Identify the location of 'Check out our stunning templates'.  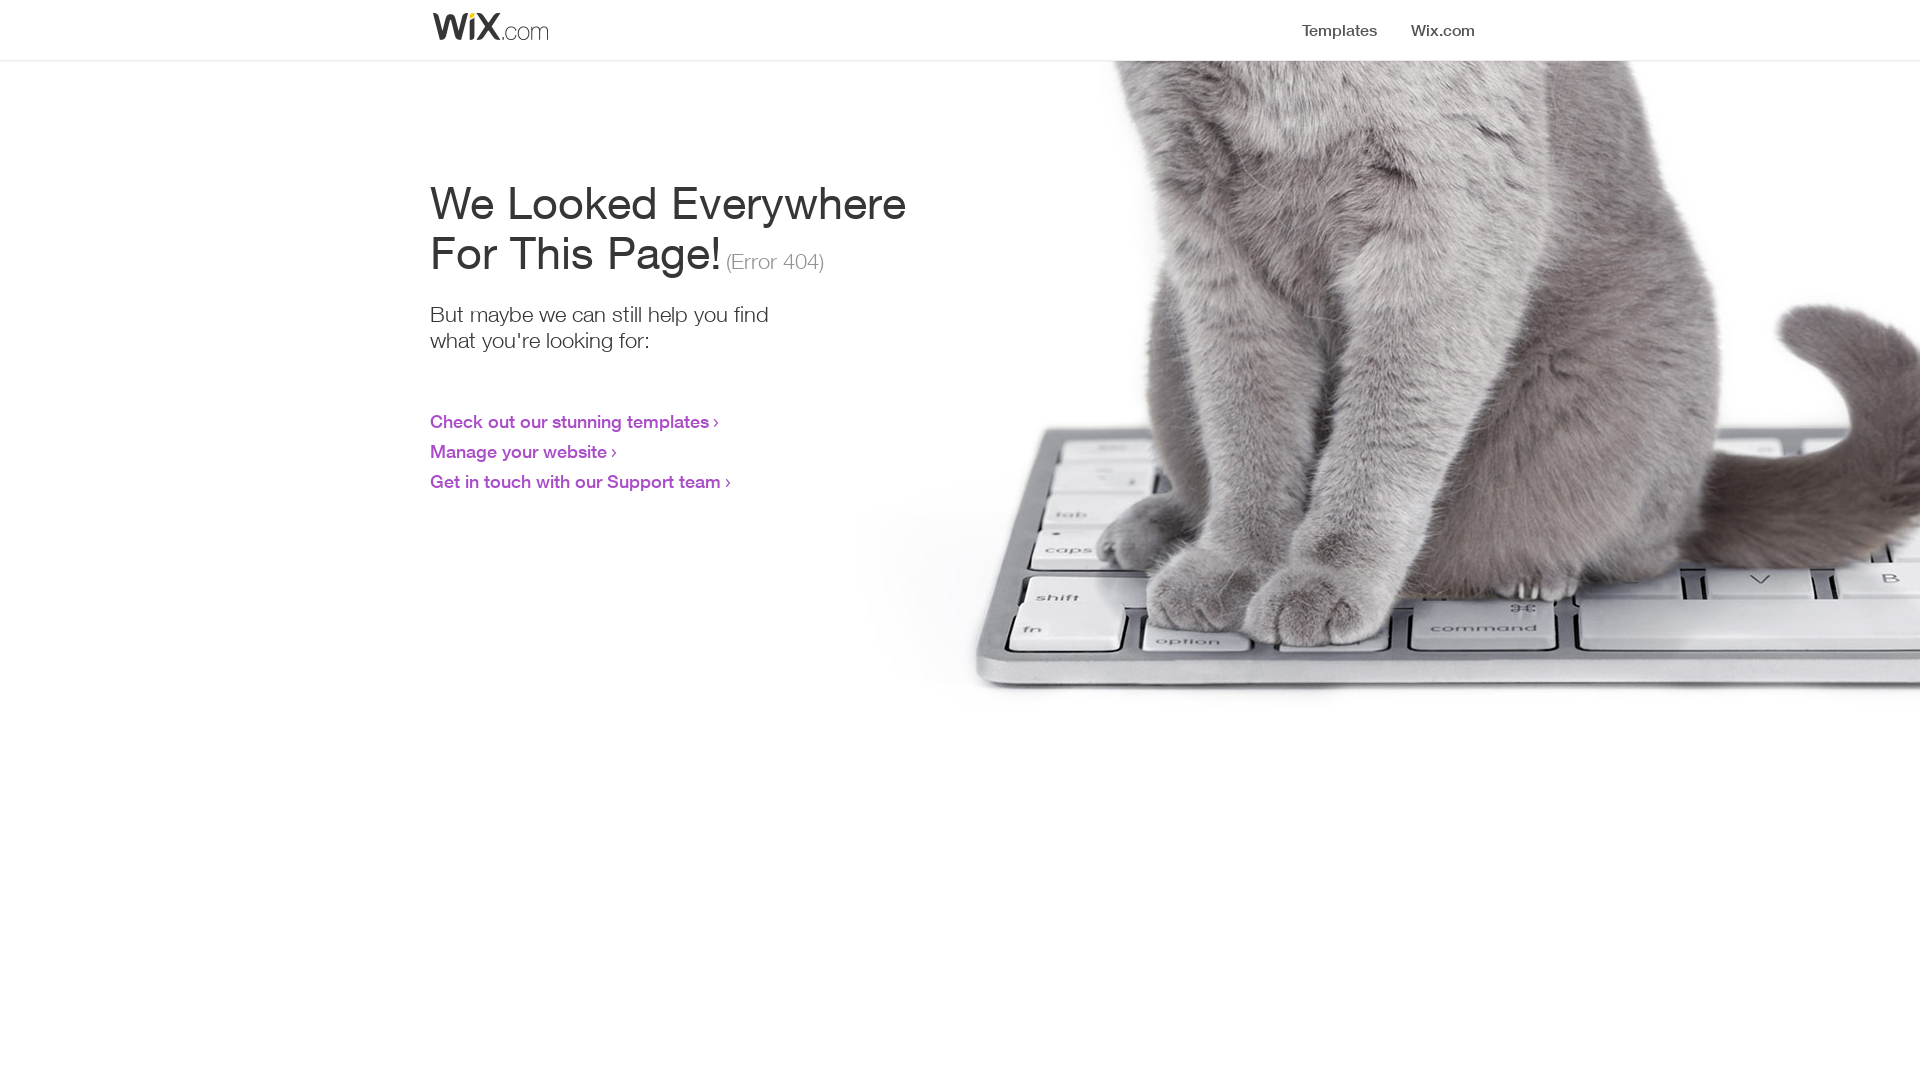
(568, 419).